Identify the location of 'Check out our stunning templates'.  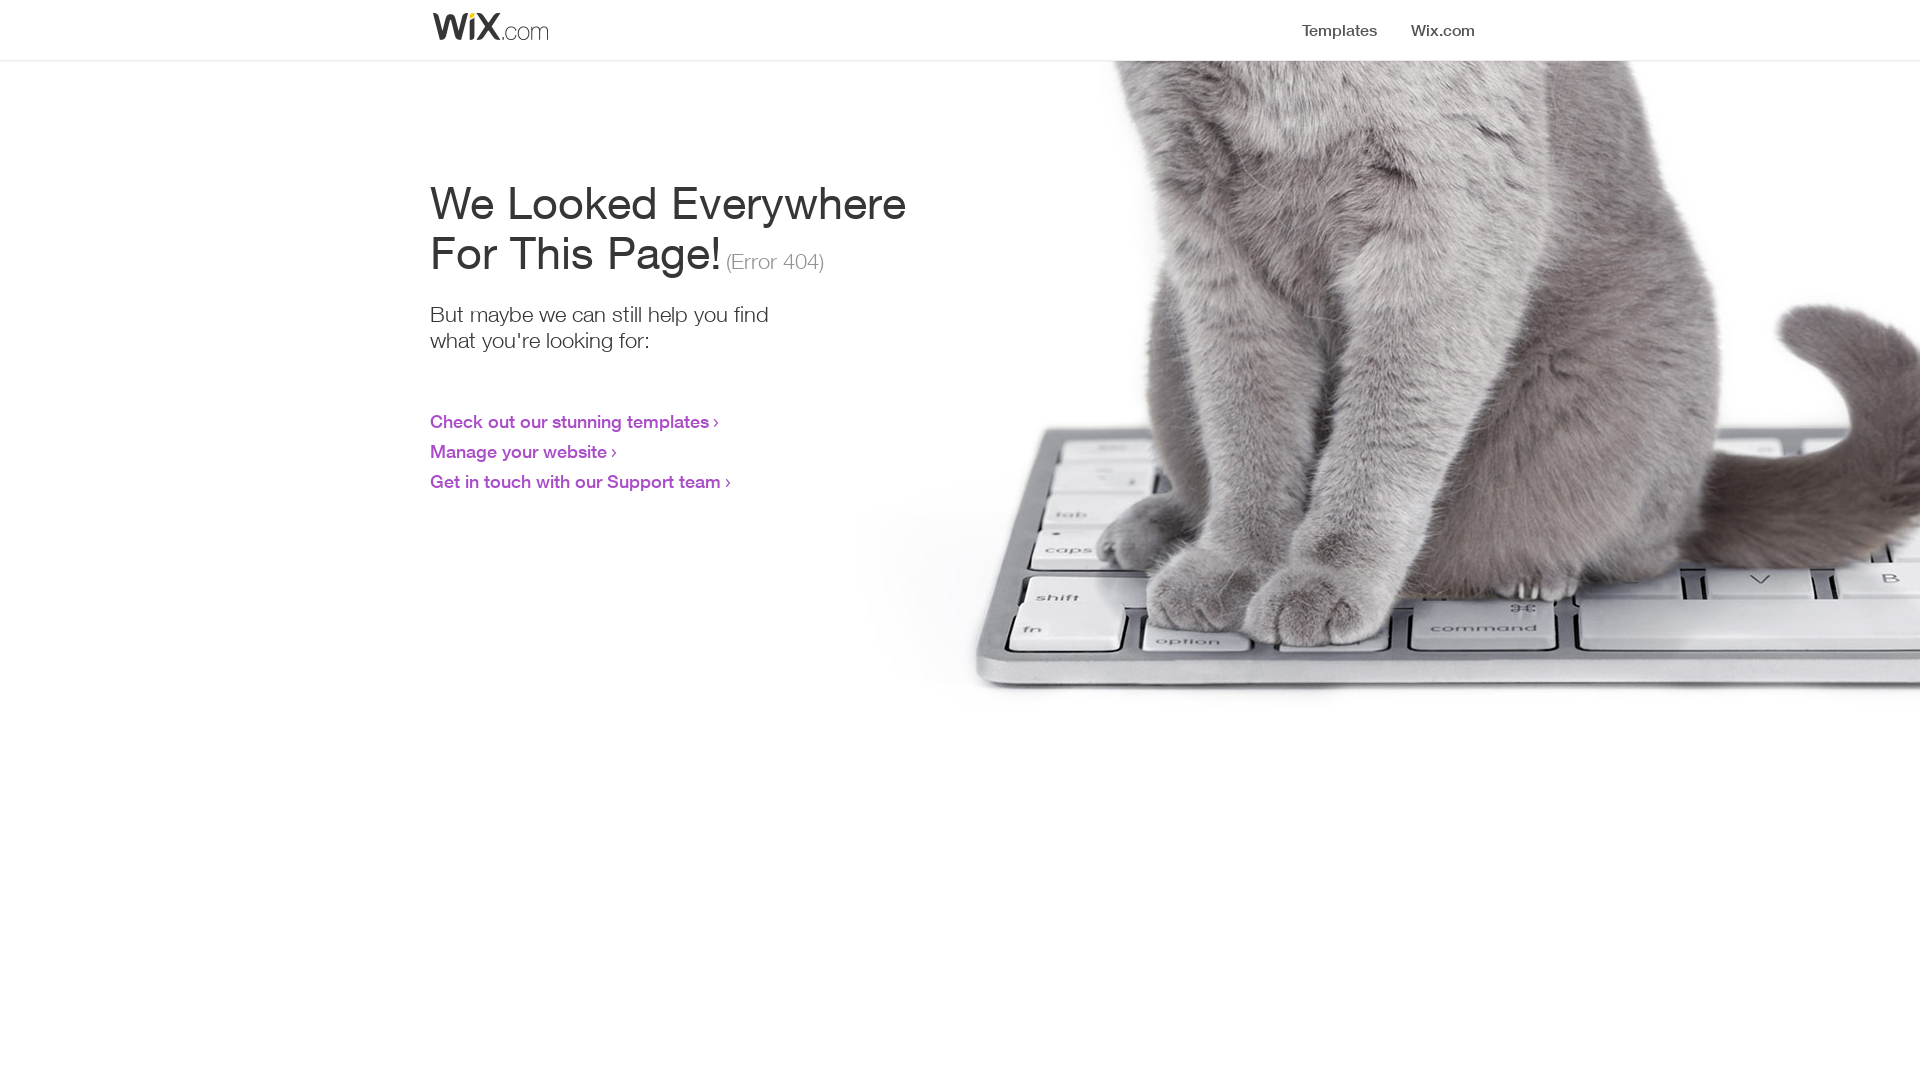
(568, 419).